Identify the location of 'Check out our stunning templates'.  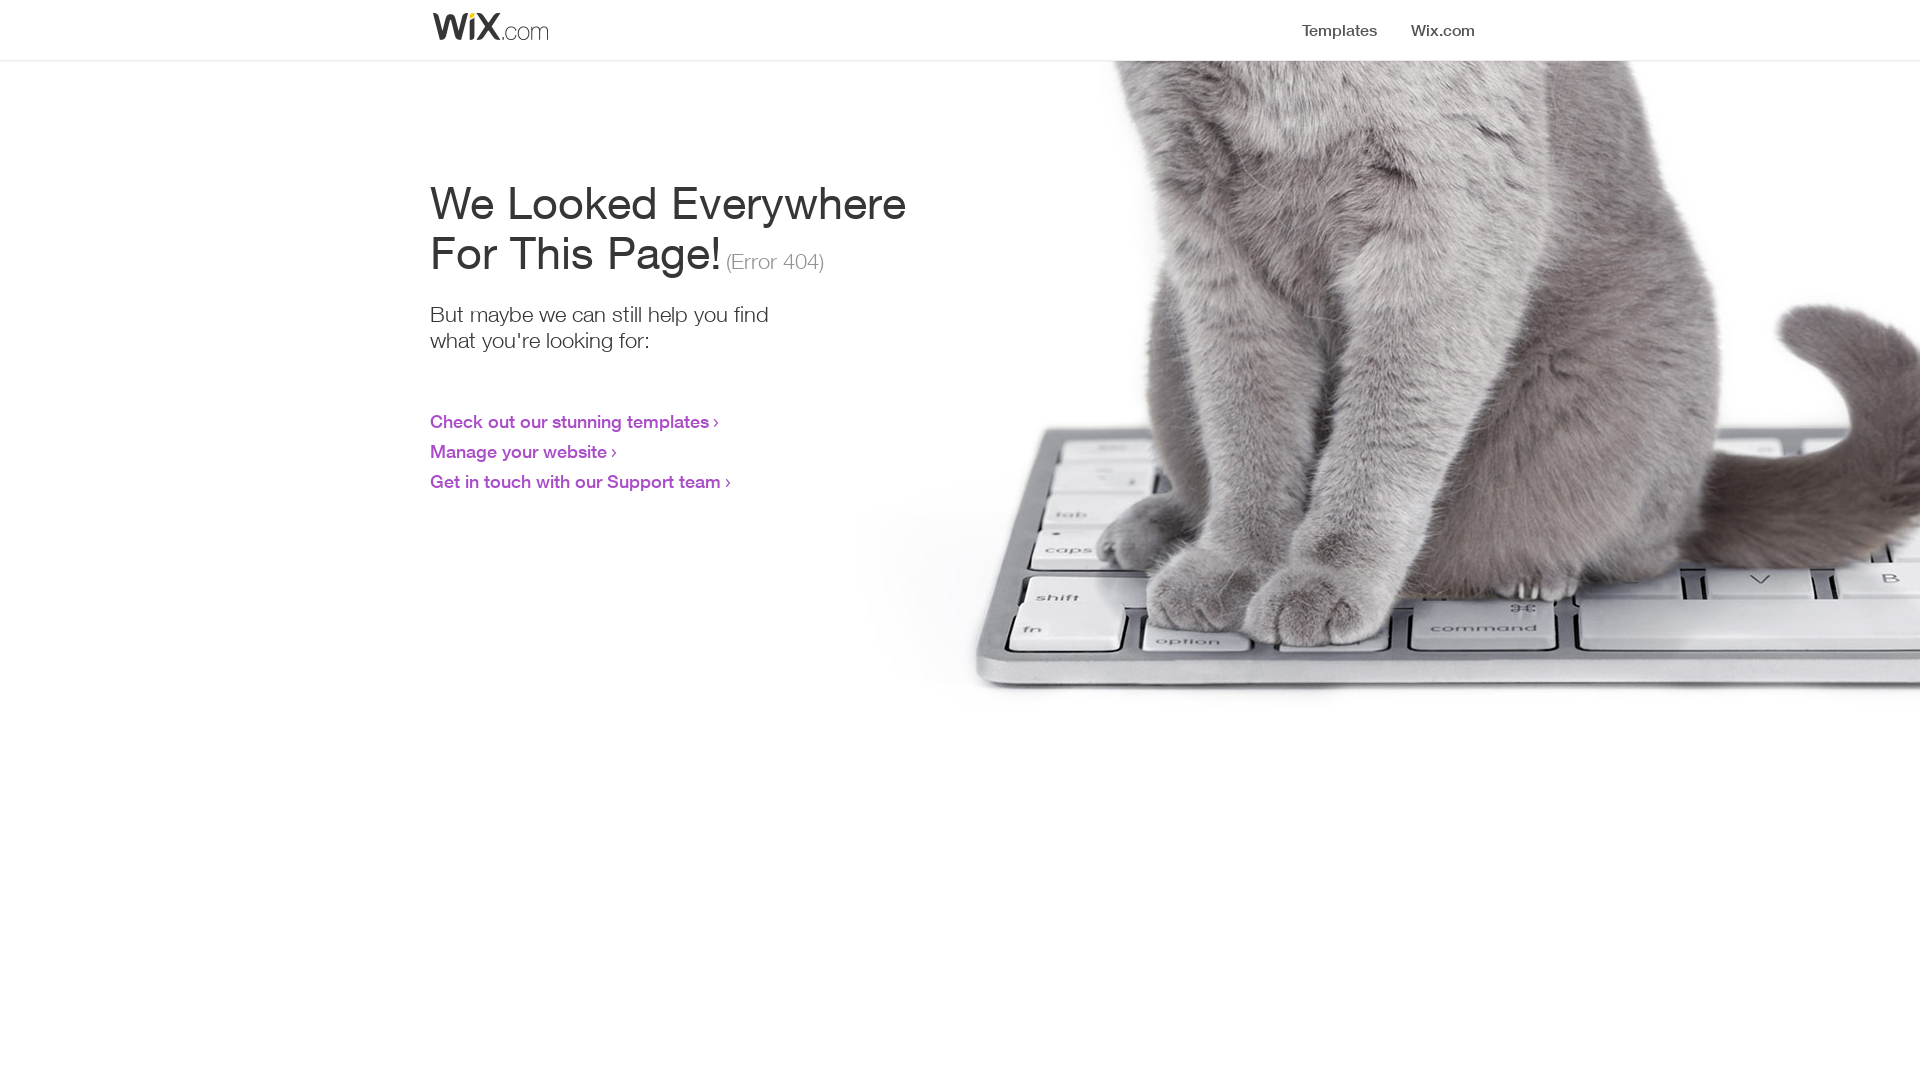
(568, 419).